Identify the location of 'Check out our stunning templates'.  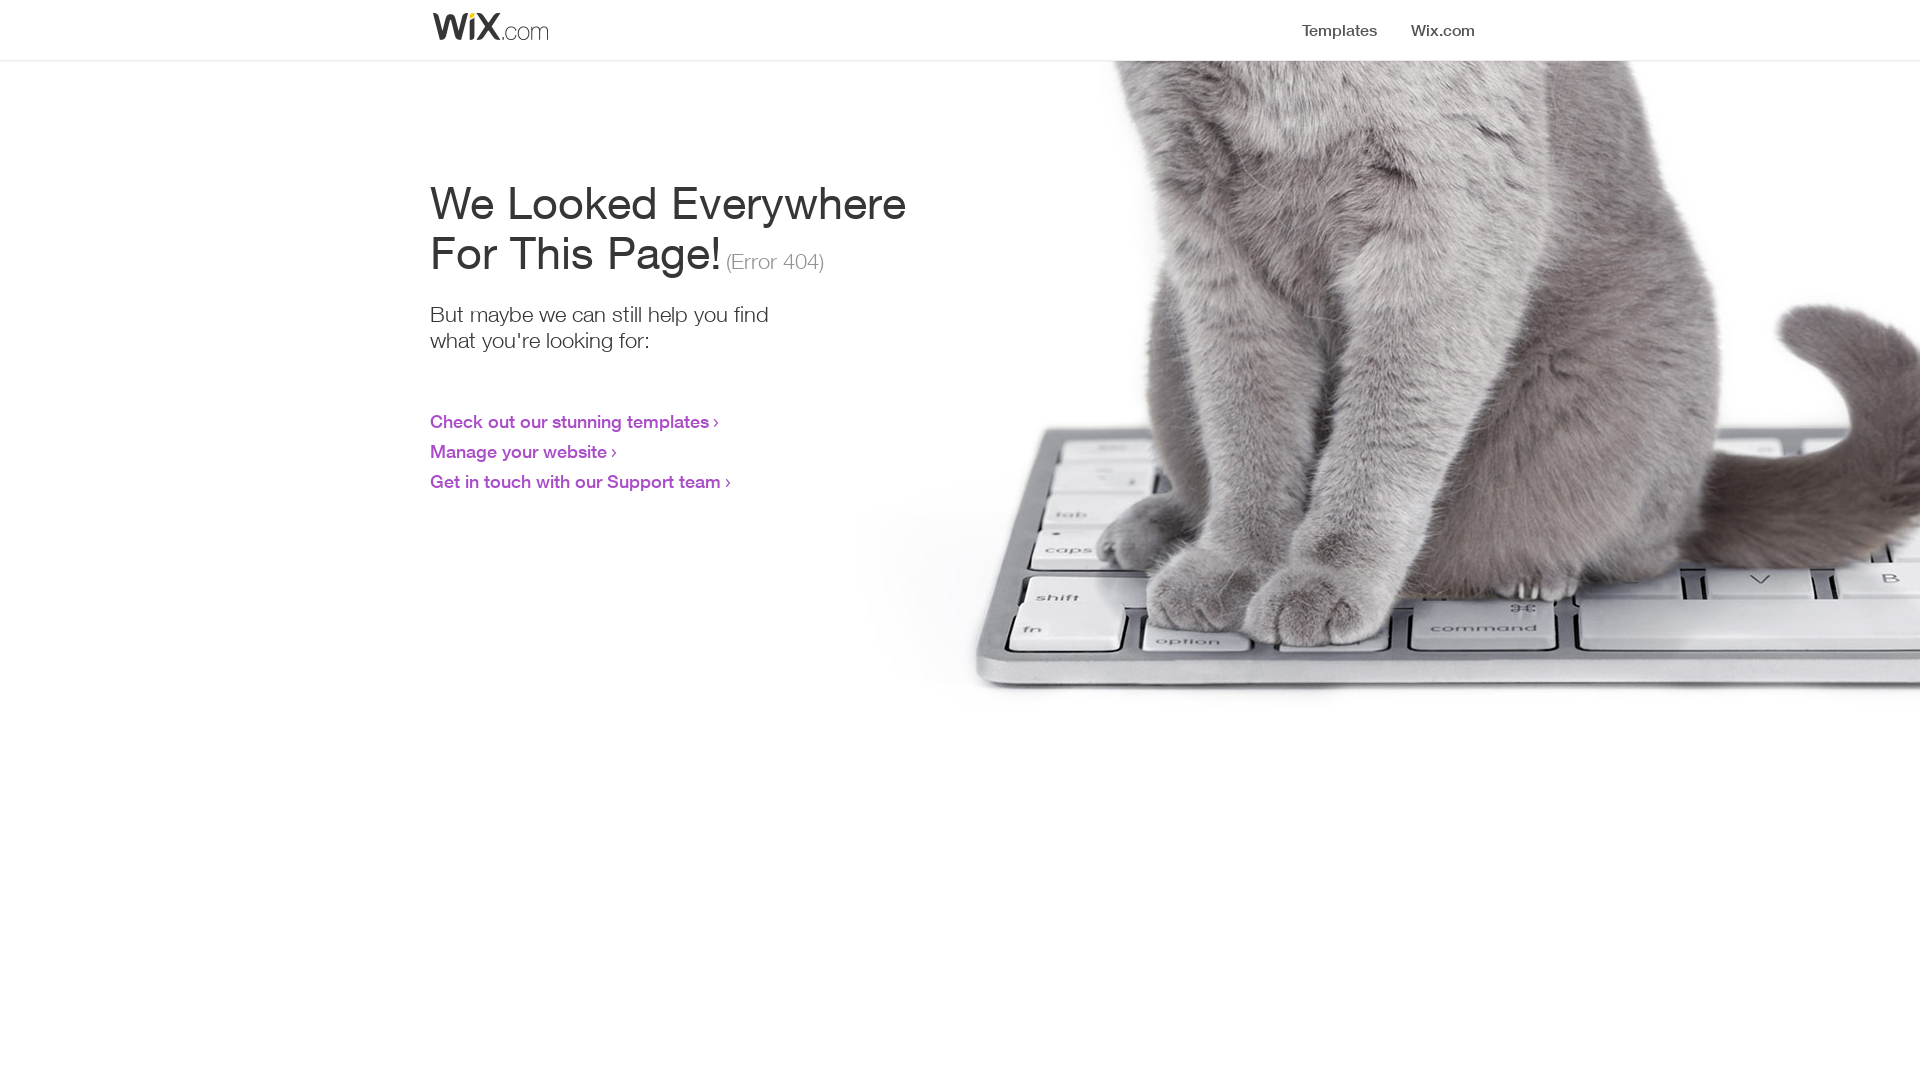
(568, 419).